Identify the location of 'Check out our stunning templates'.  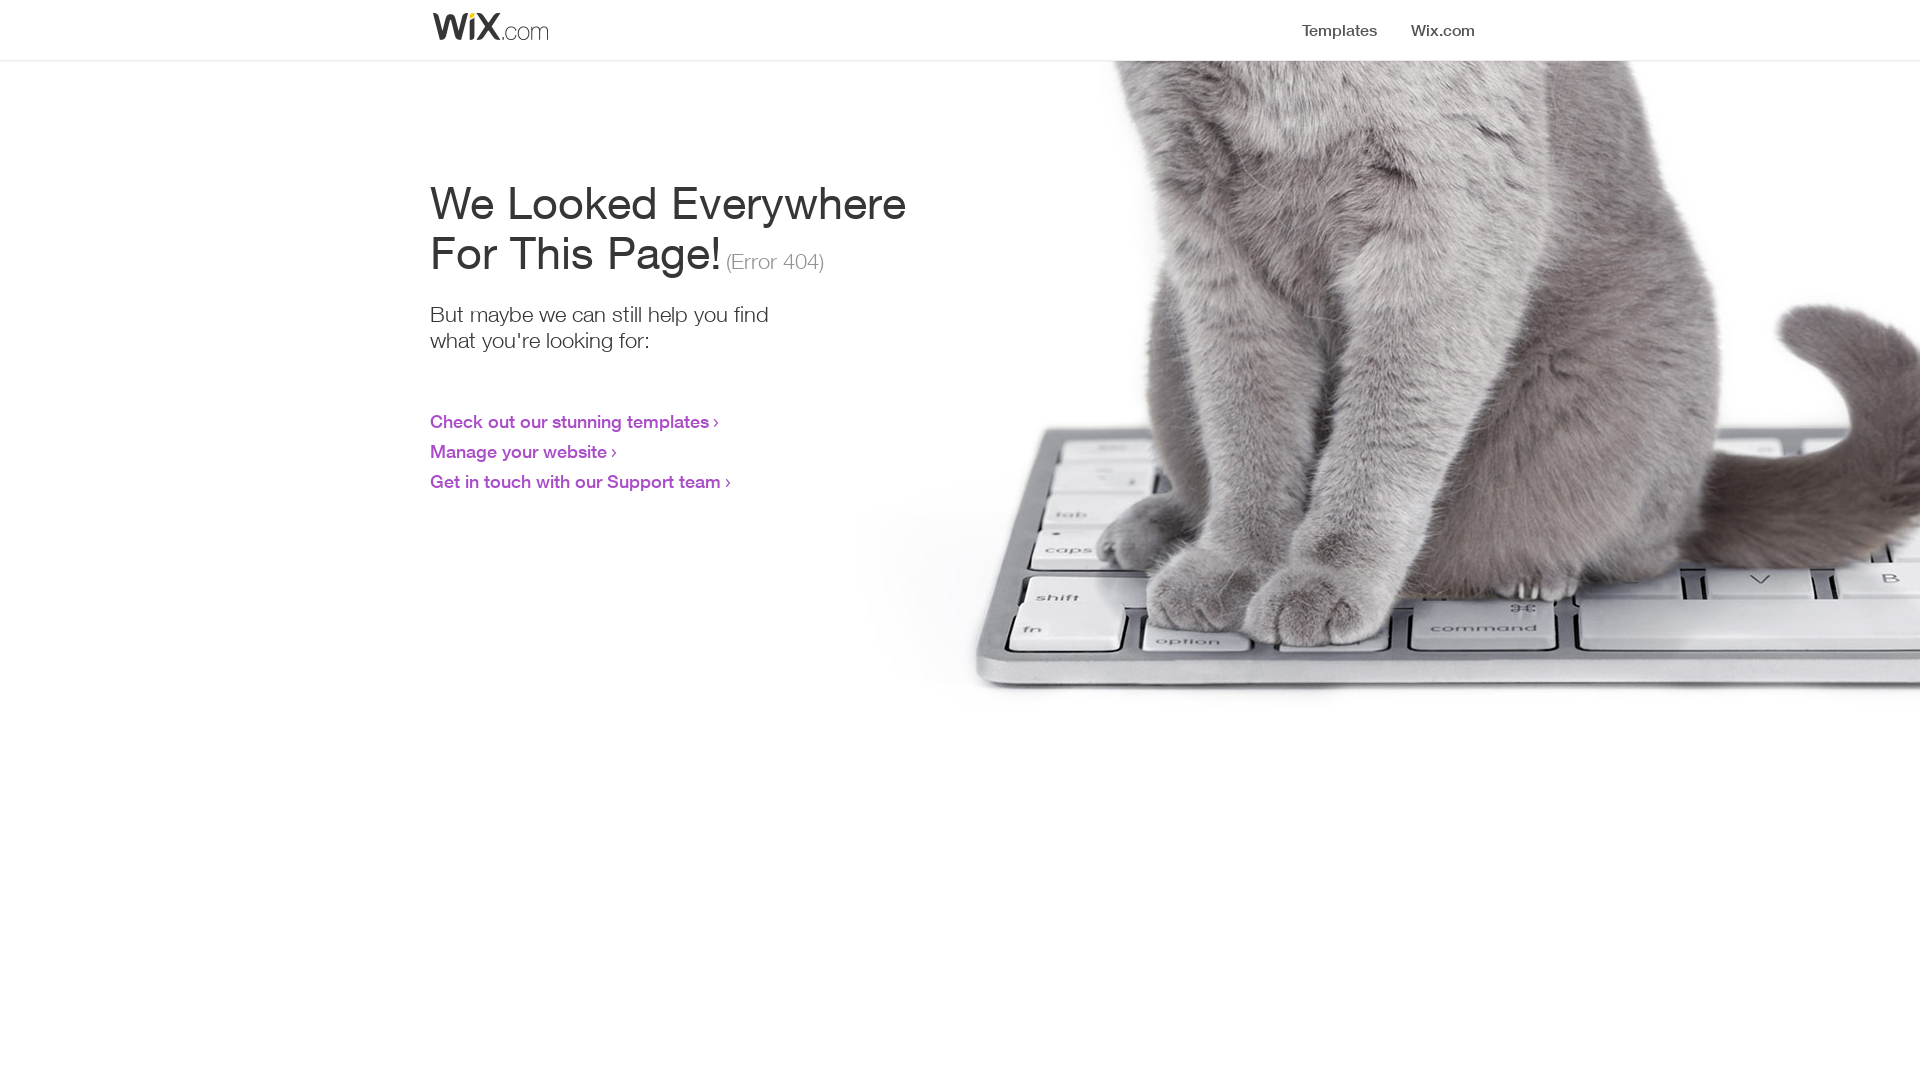
(568, 419).